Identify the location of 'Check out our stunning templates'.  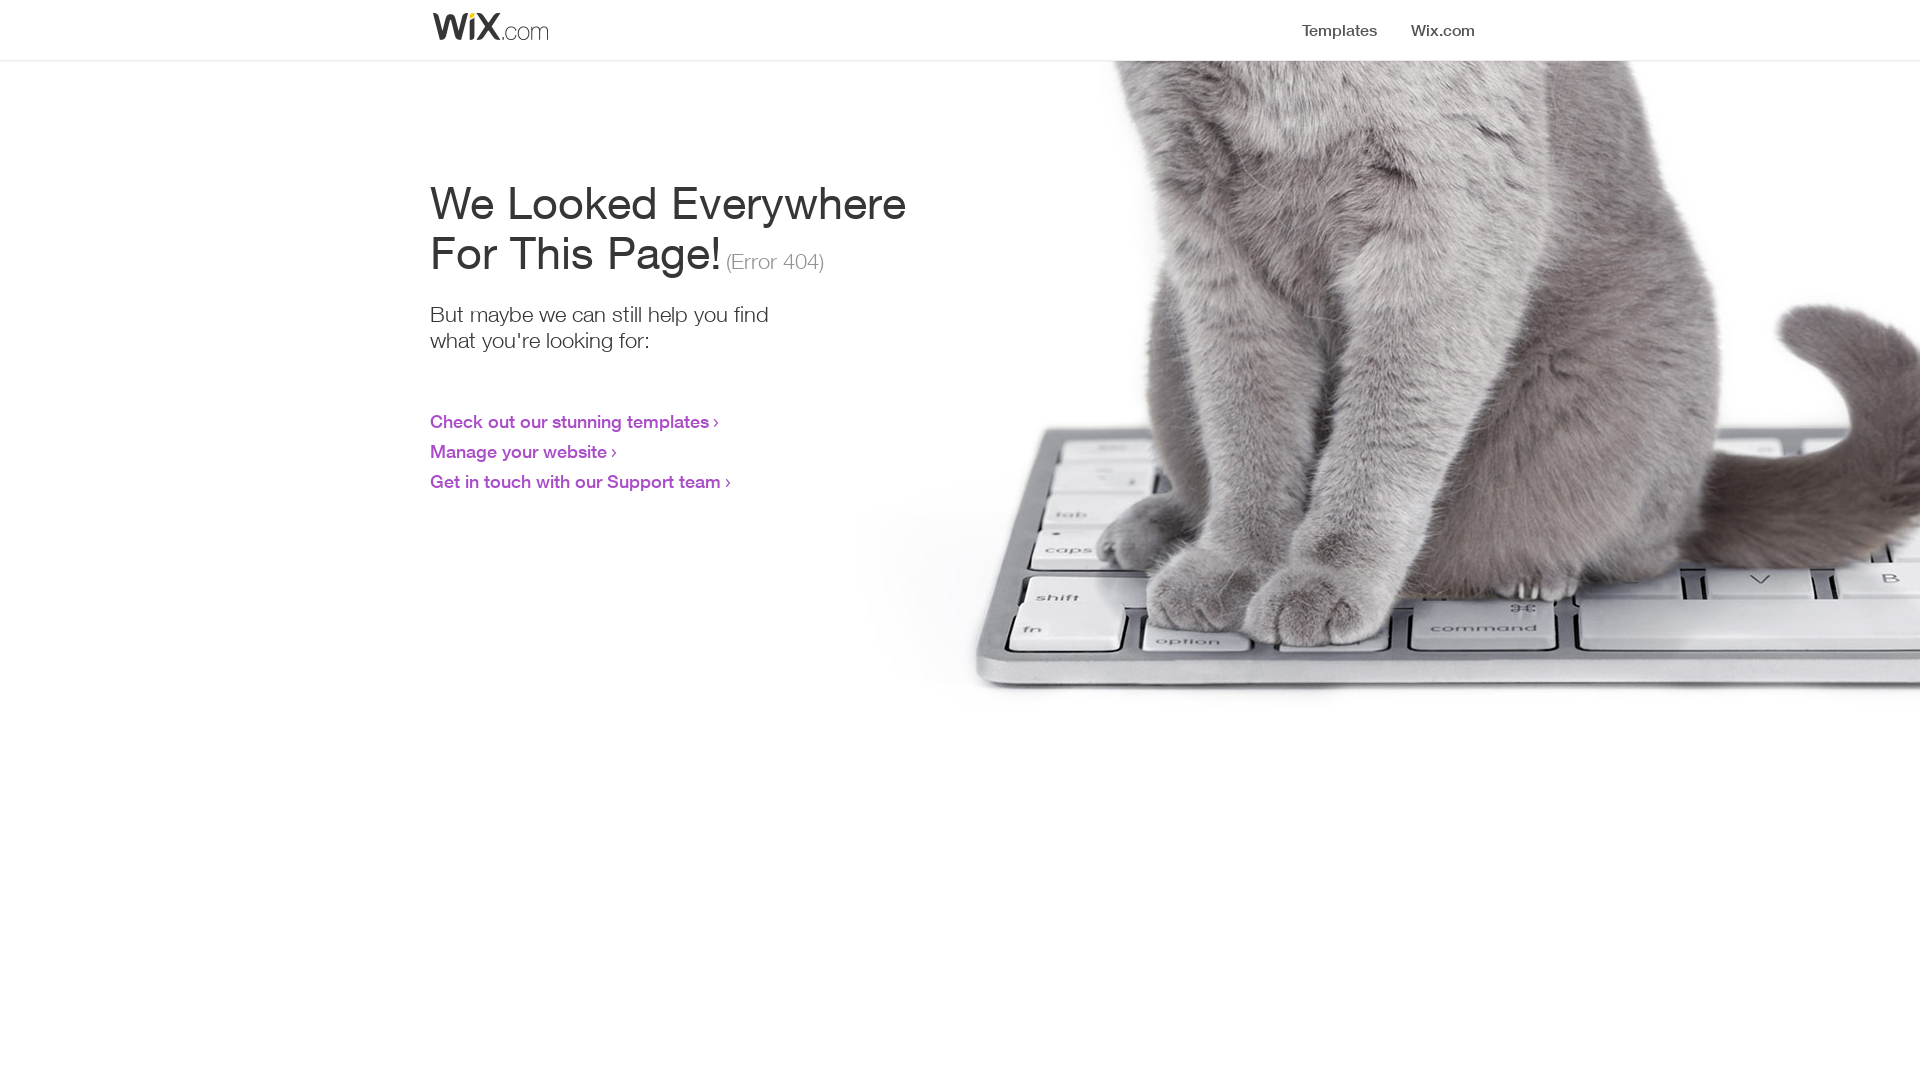
(568, 419).